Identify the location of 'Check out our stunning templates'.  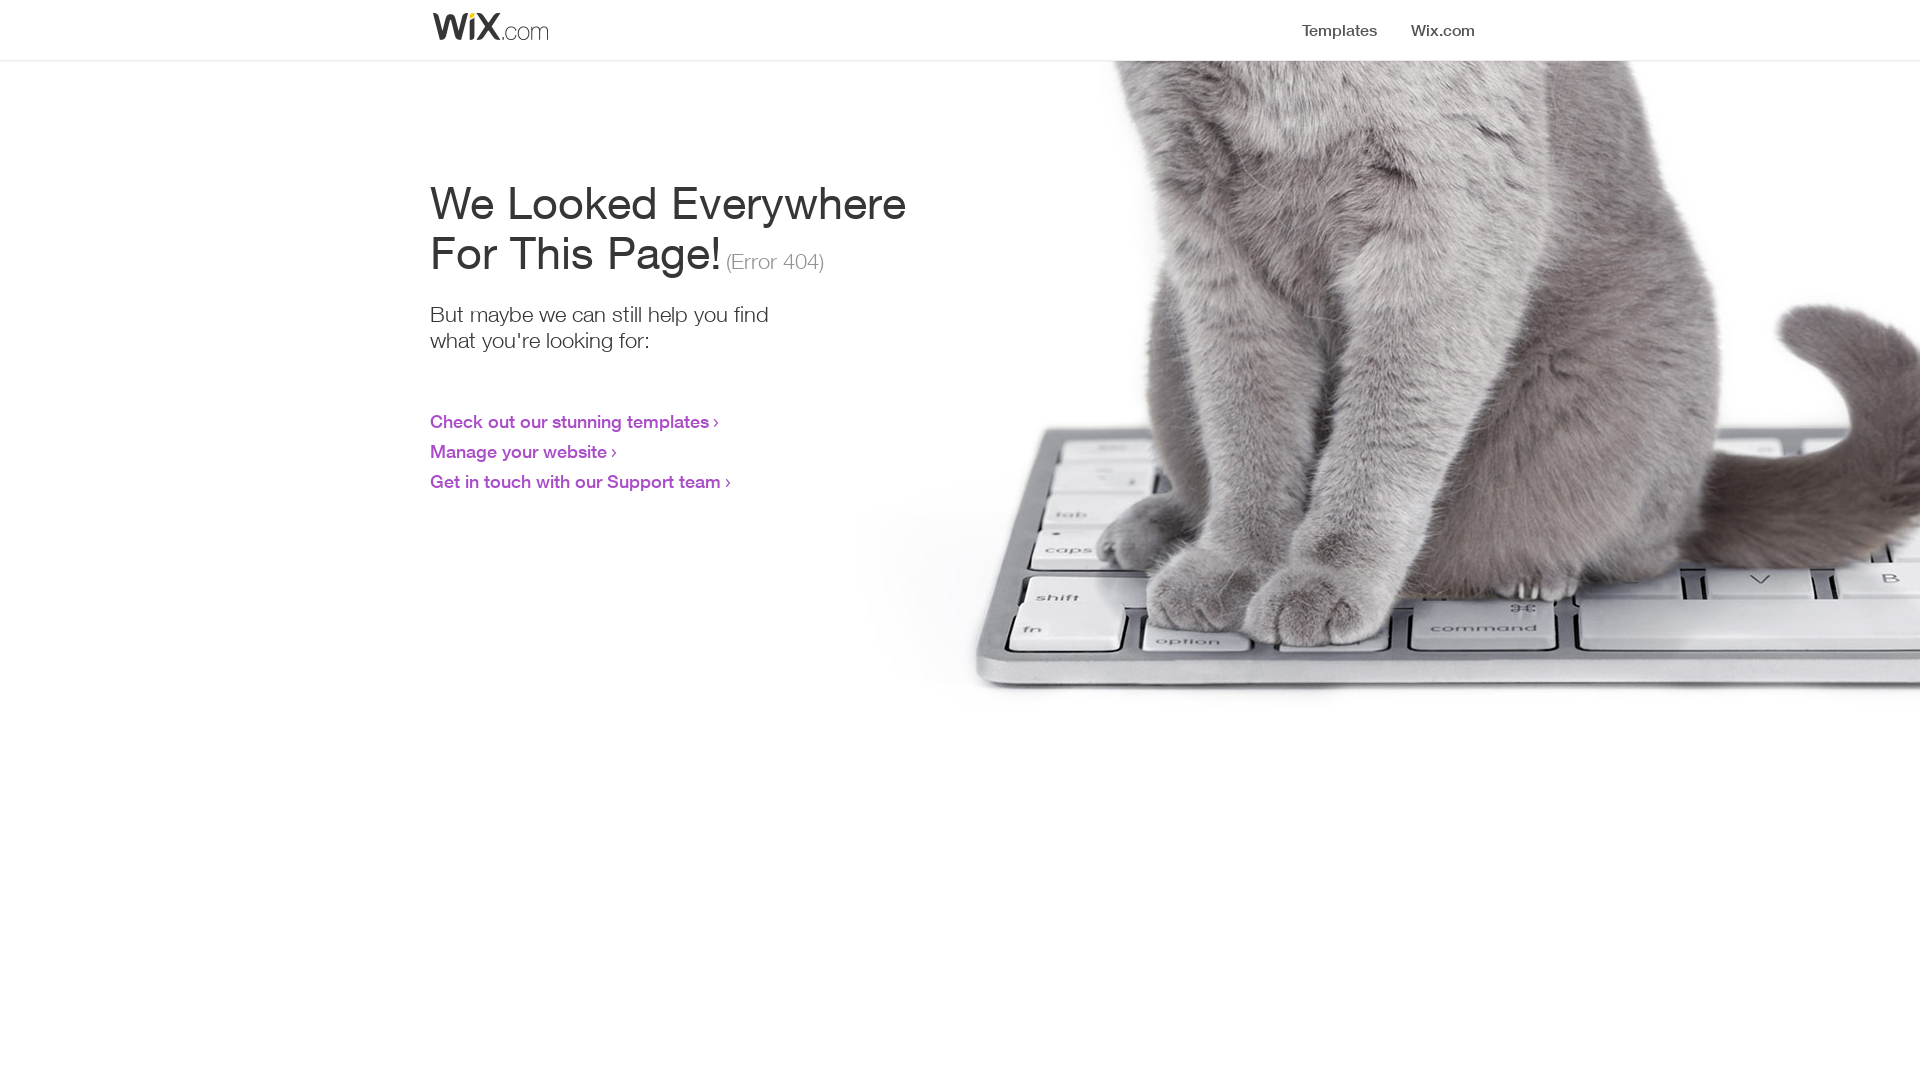
(568, 419).